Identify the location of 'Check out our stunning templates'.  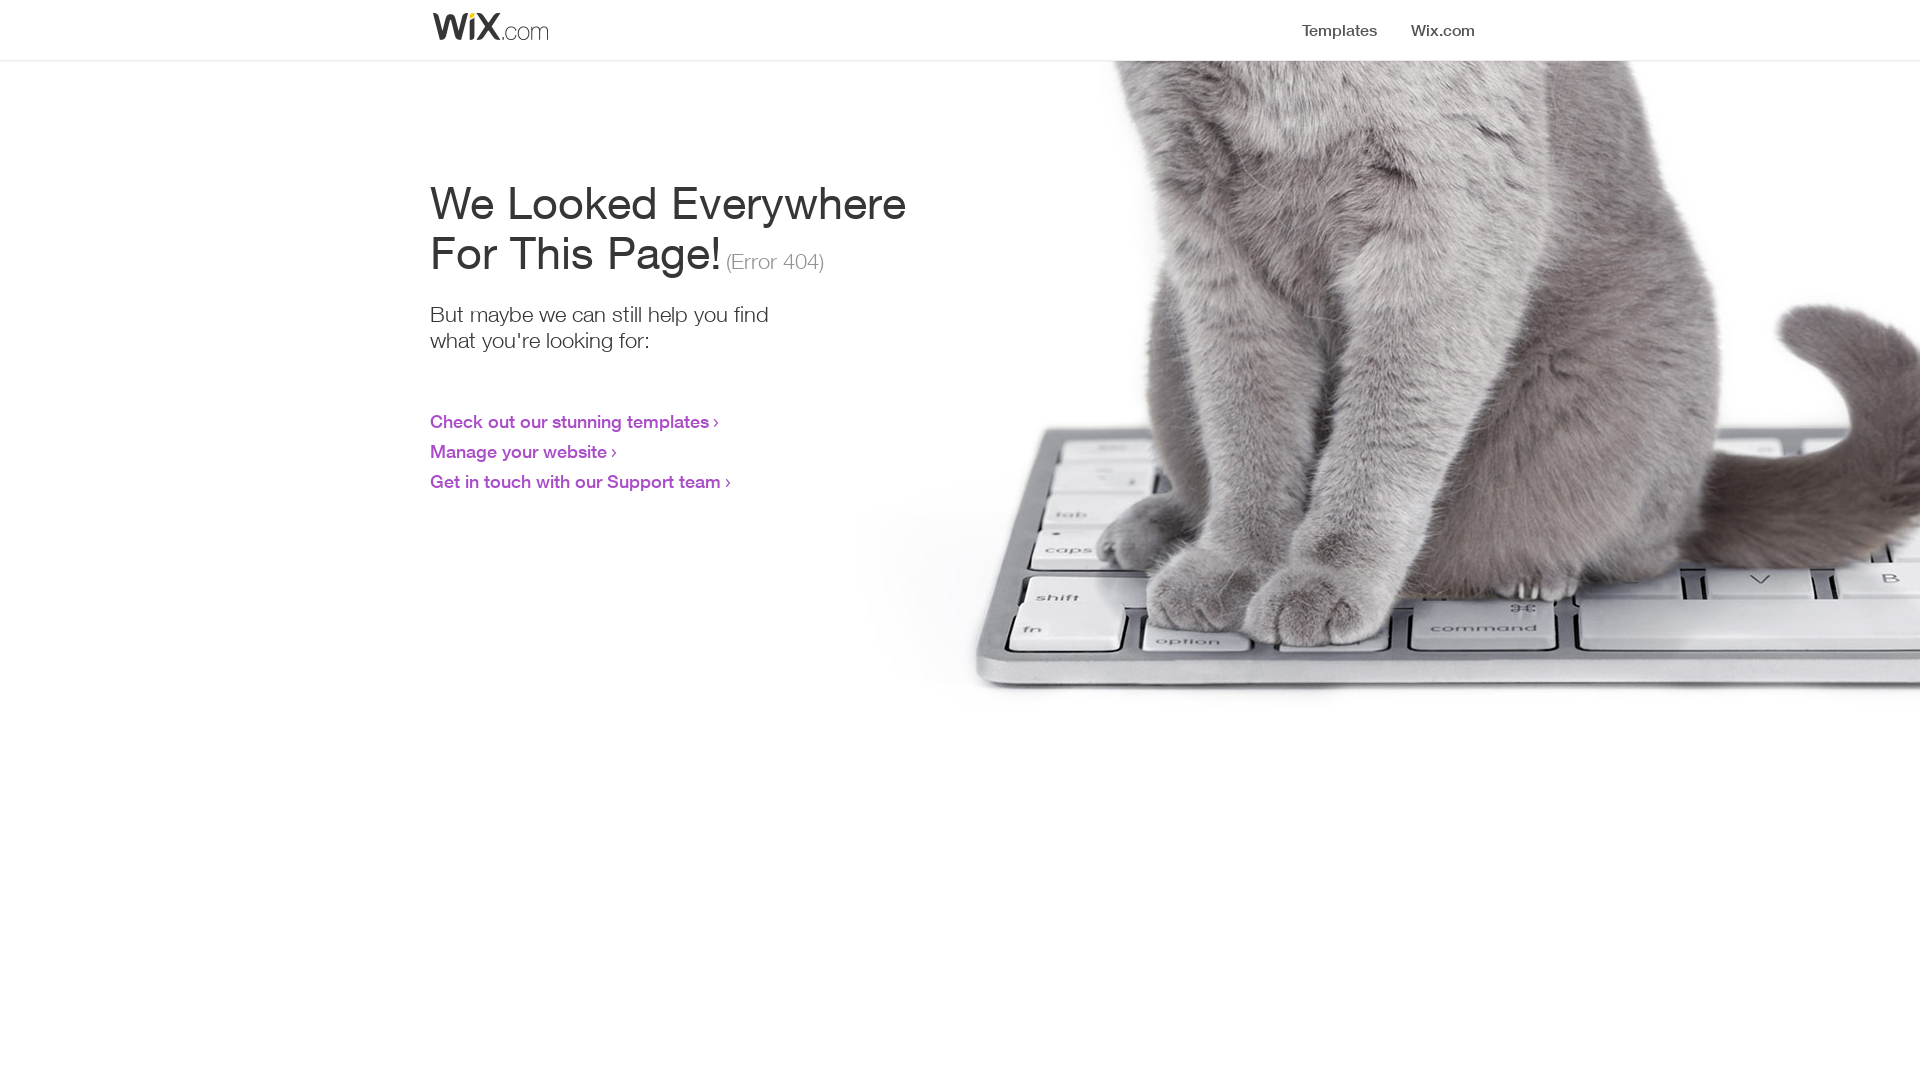
(568, 419).